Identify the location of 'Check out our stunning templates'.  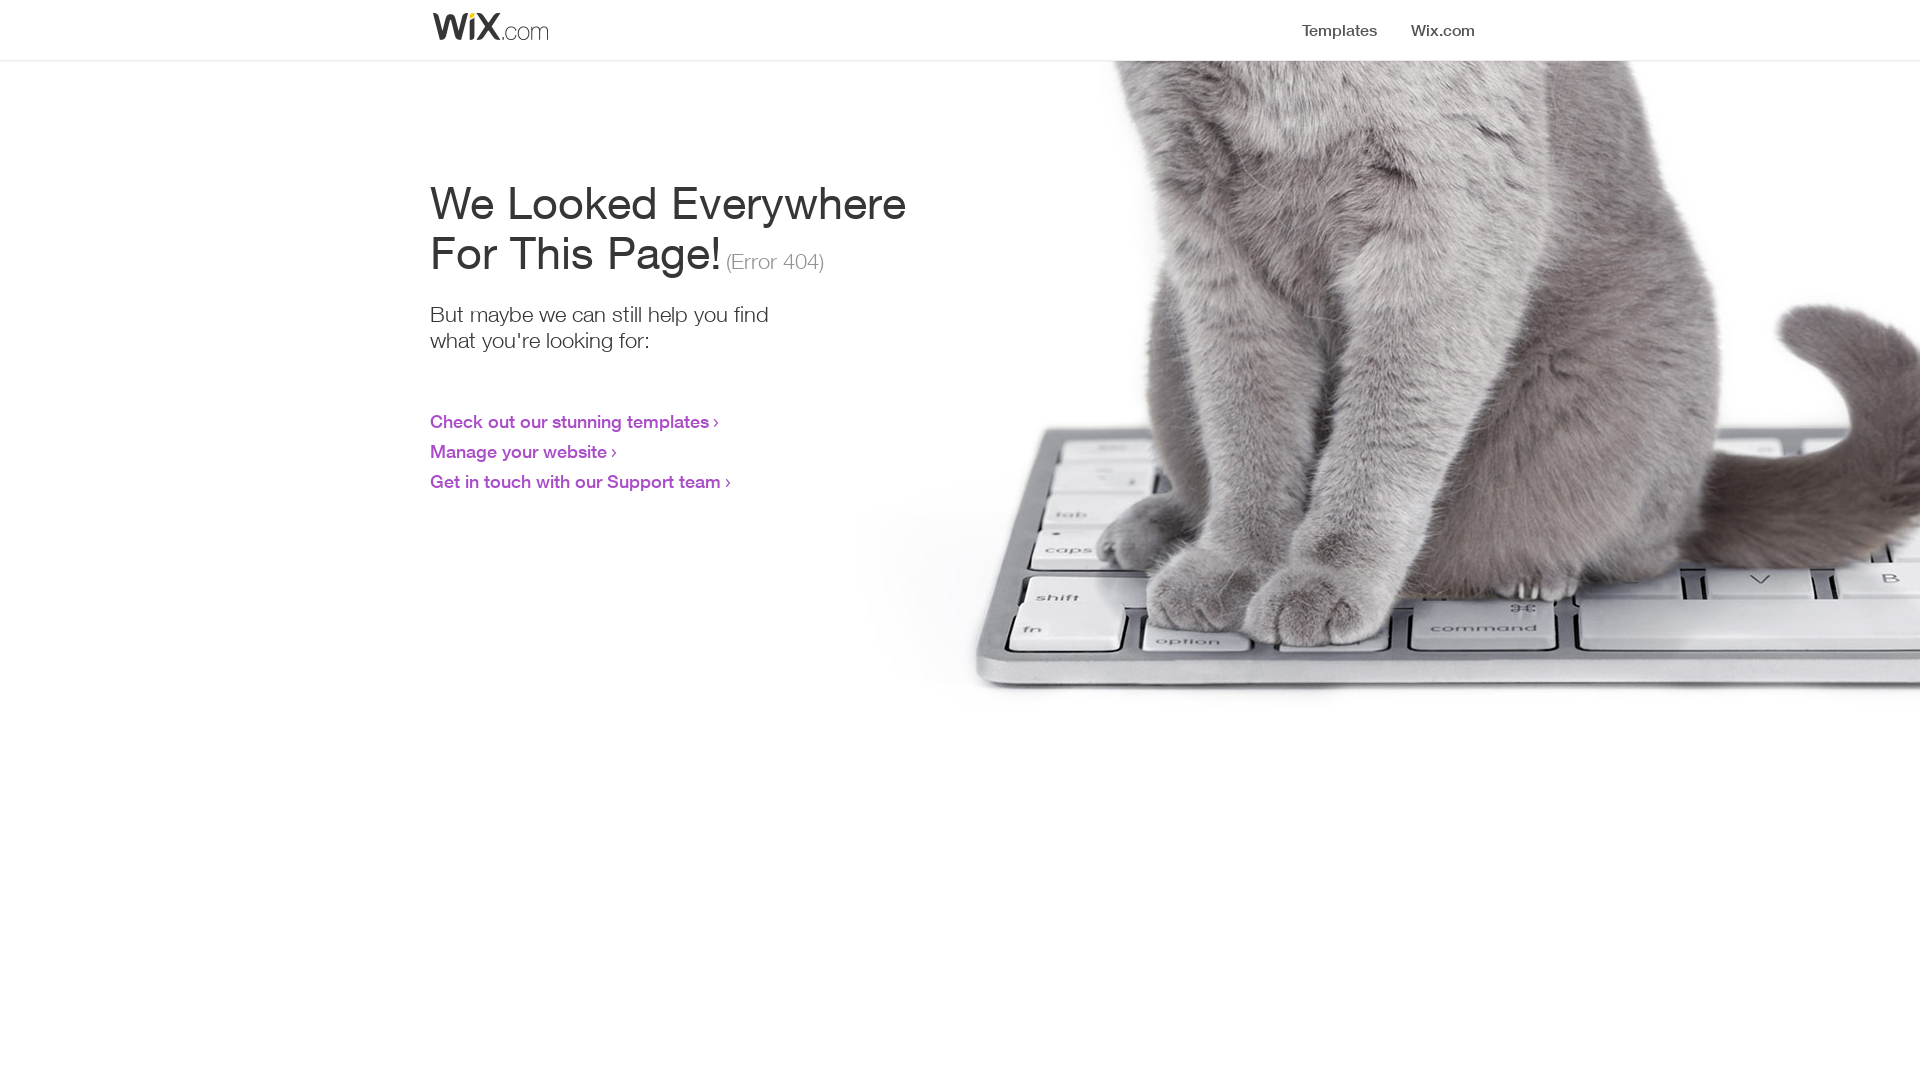
(568, 419).